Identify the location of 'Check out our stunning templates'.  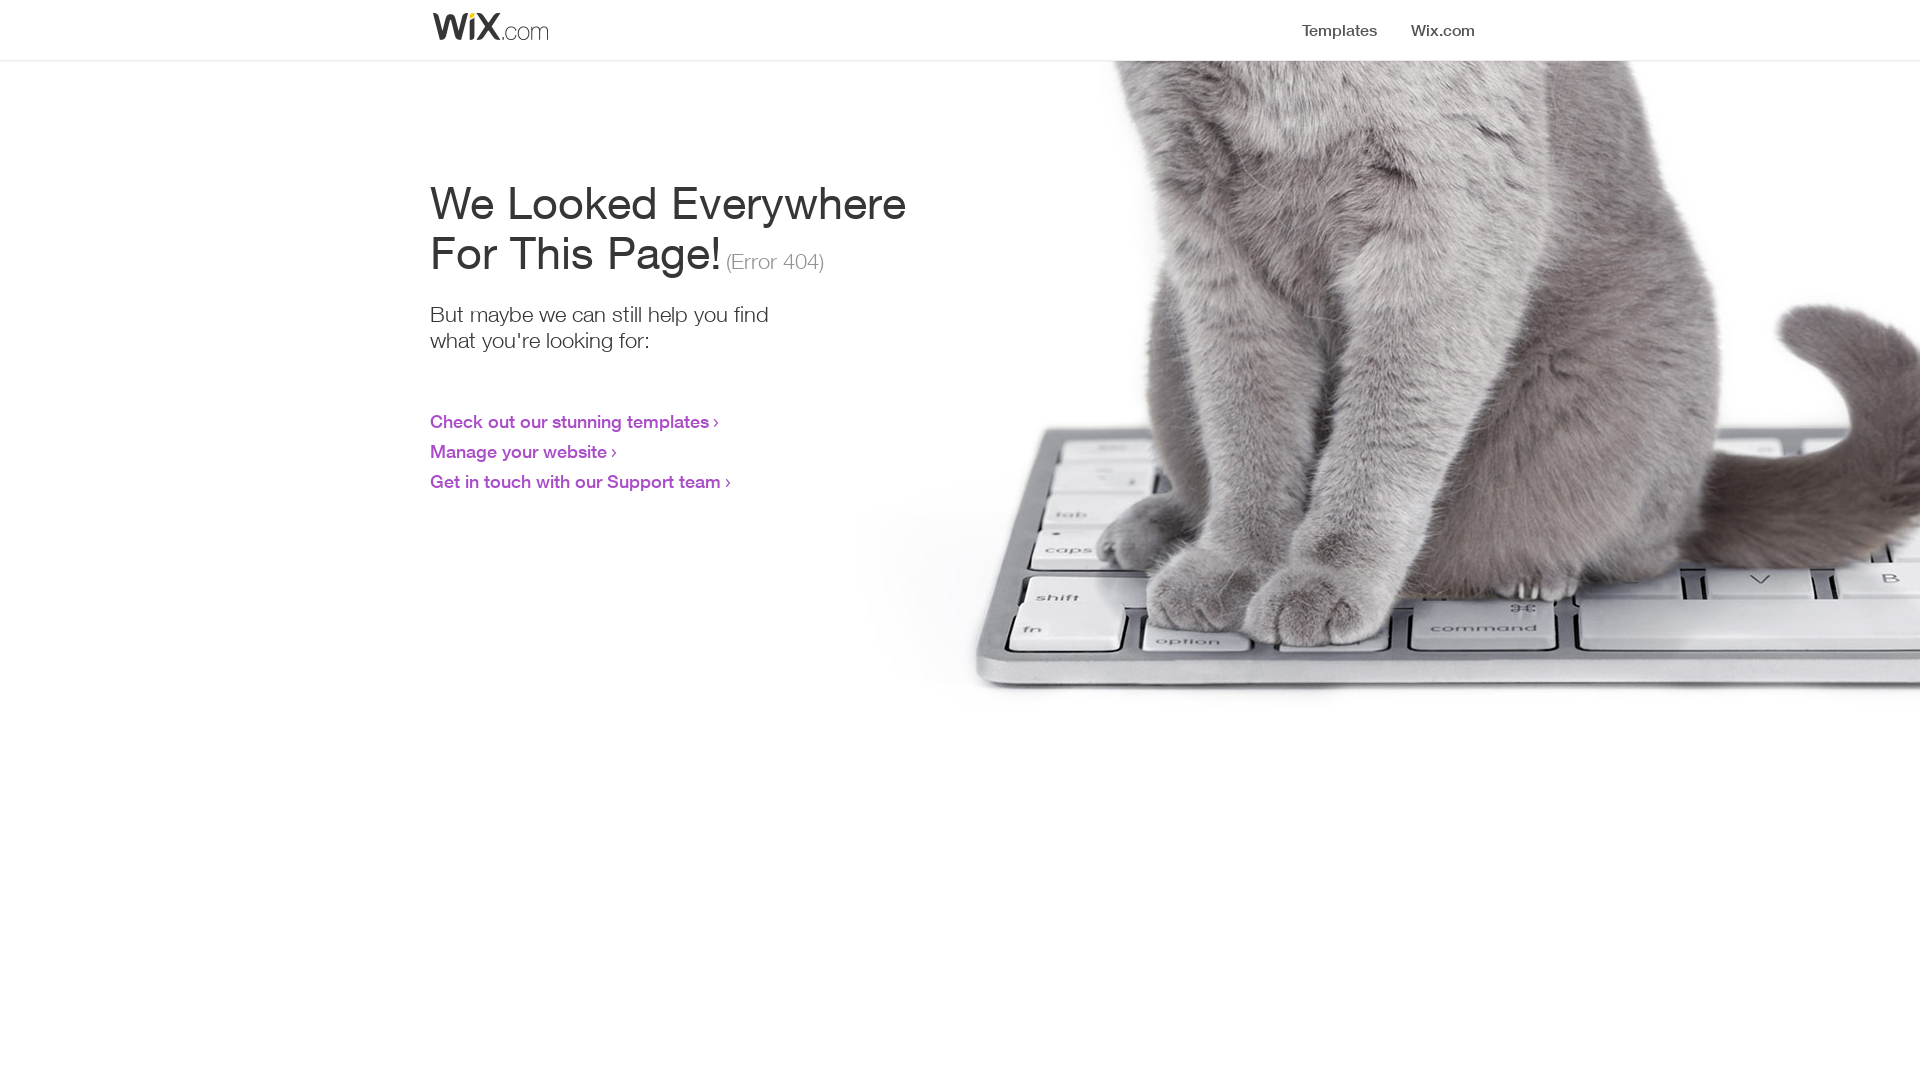
(568, 419).